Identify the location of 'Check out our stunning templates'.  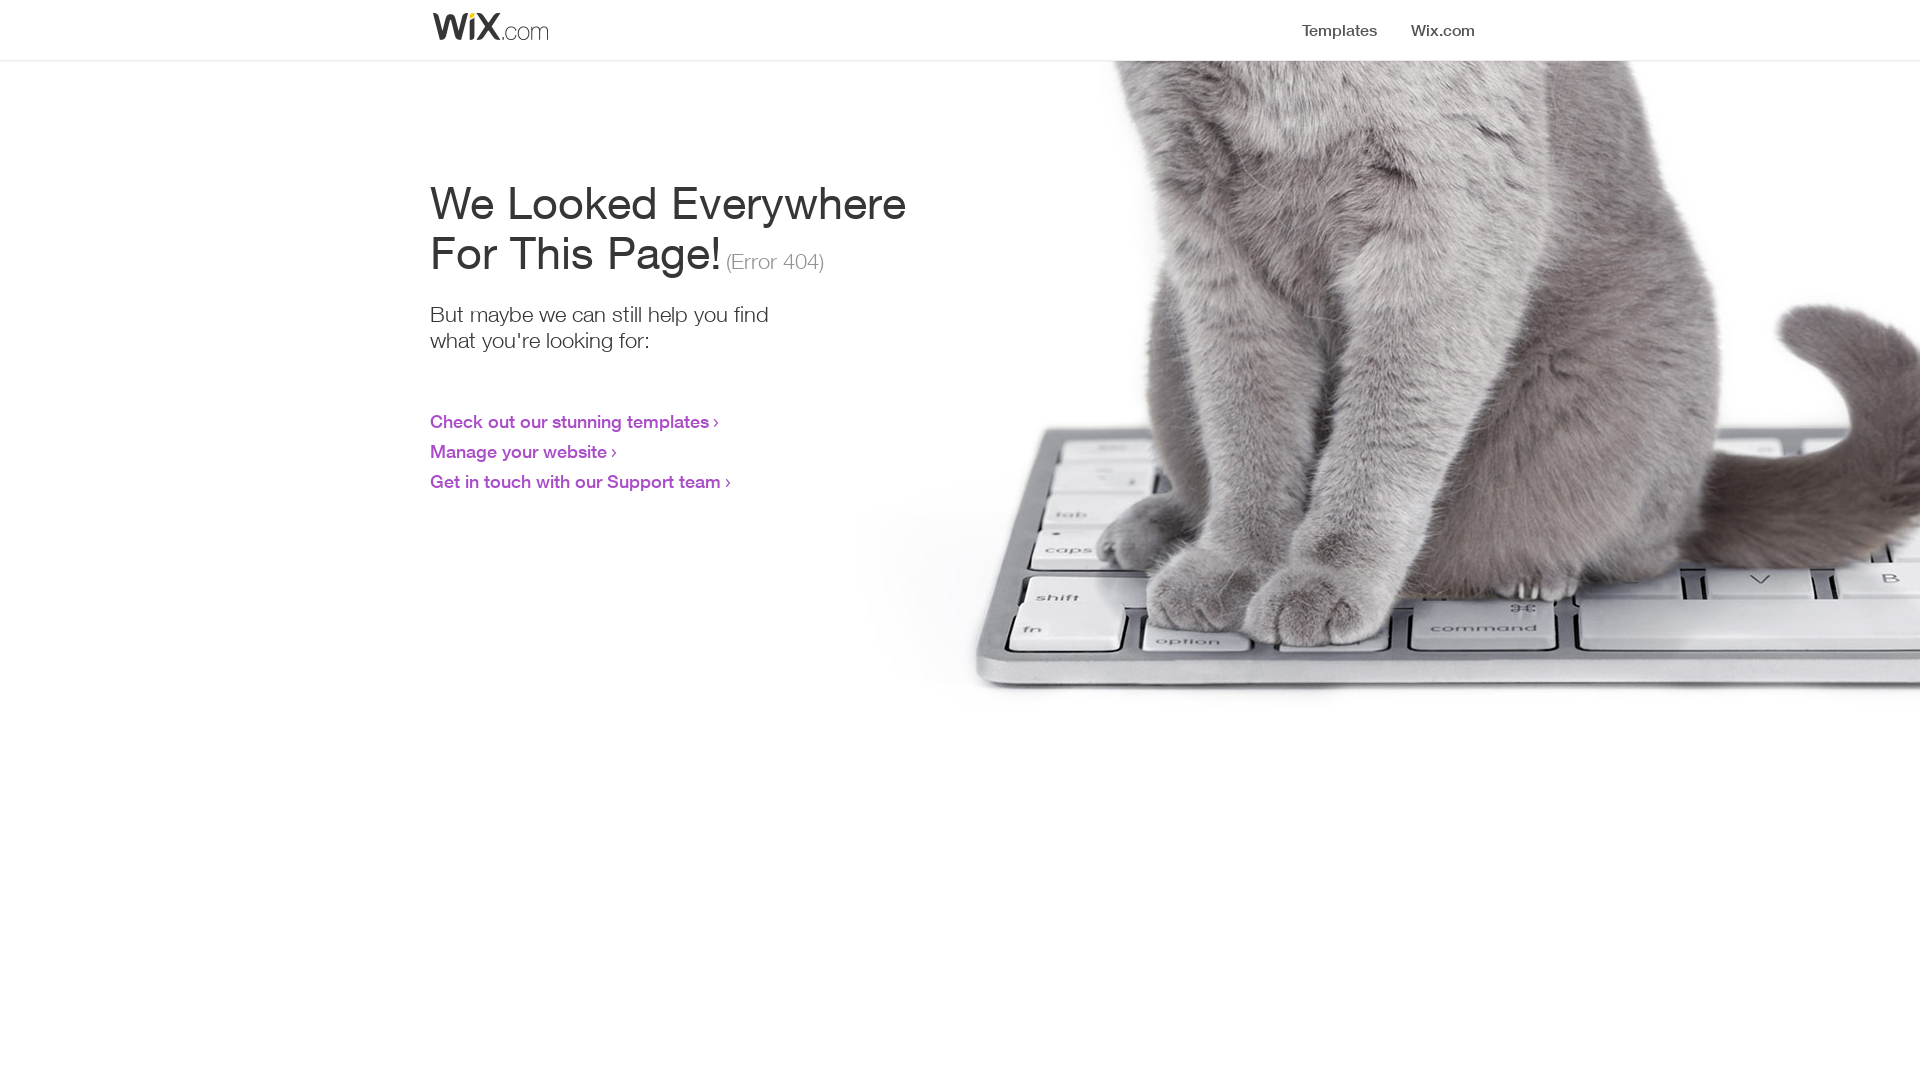
(568, 419).